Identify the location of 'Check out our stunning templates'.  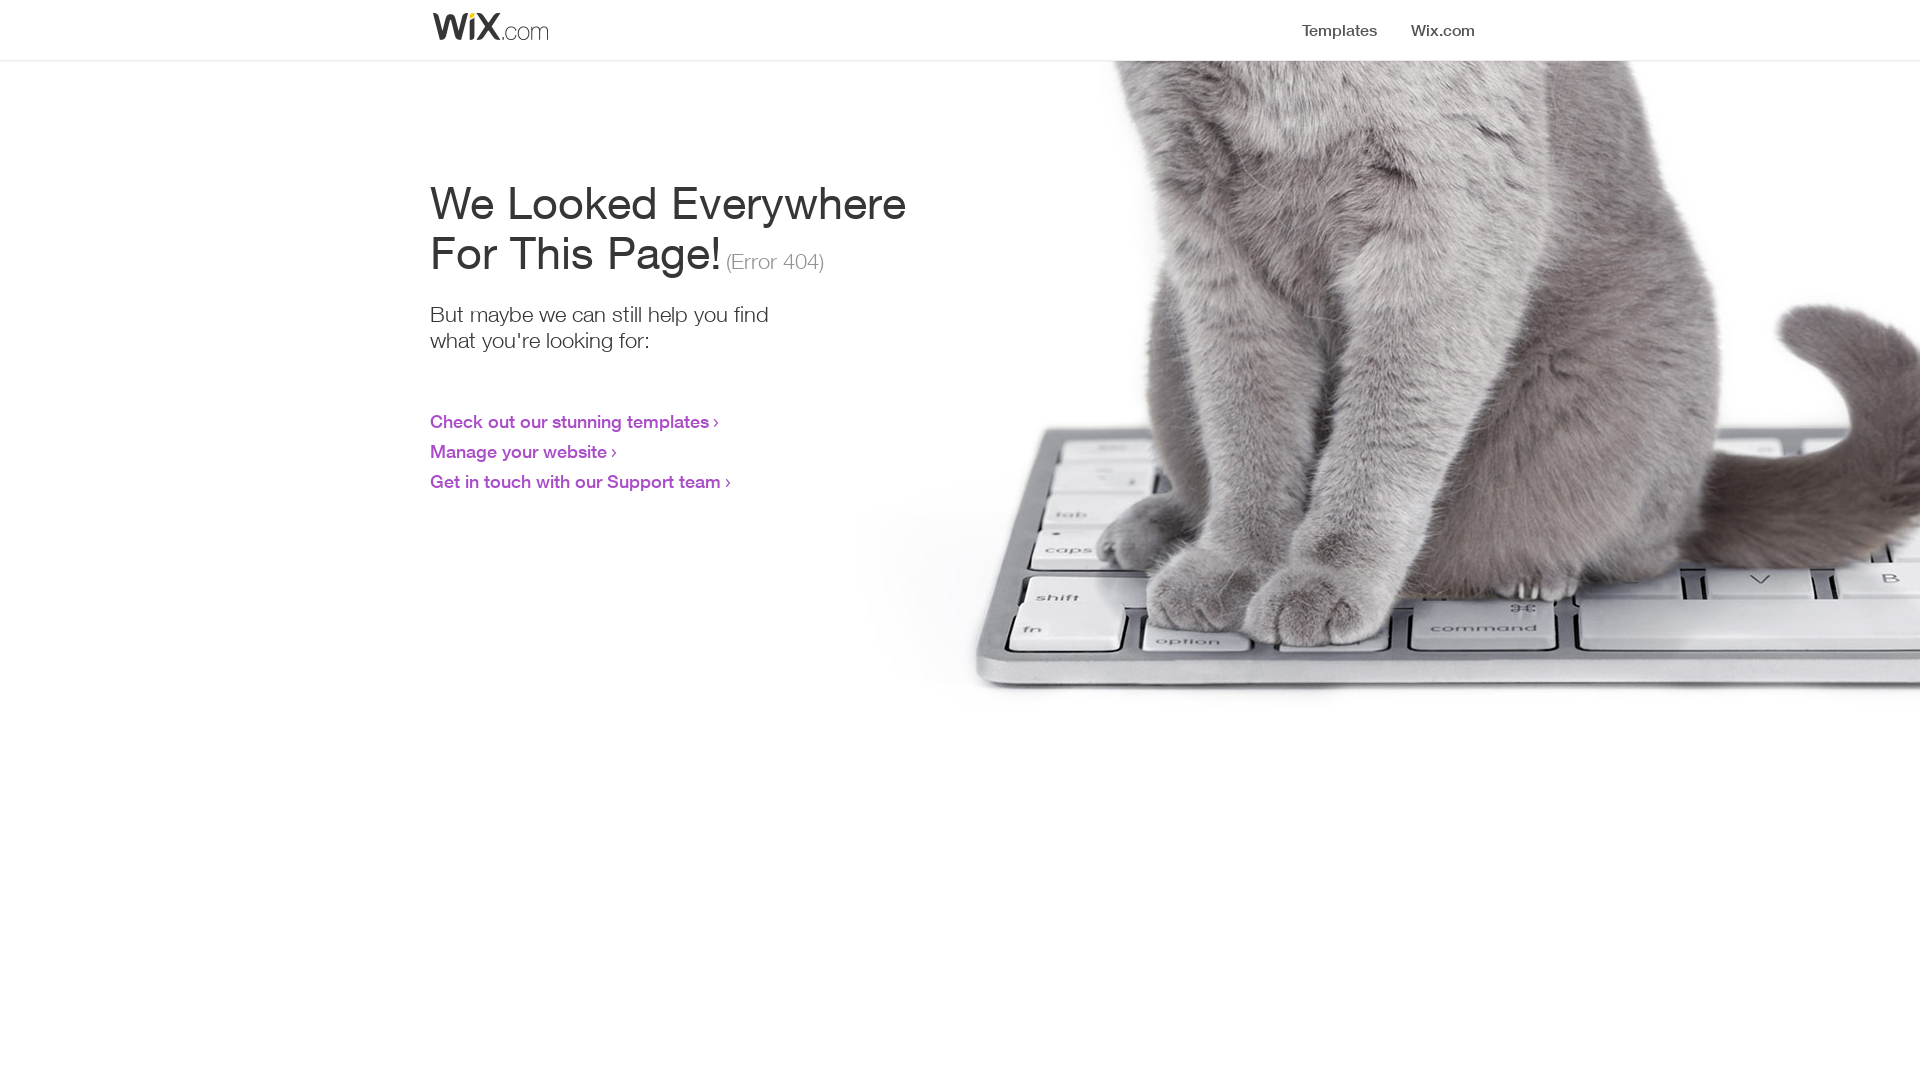
(568, 419).